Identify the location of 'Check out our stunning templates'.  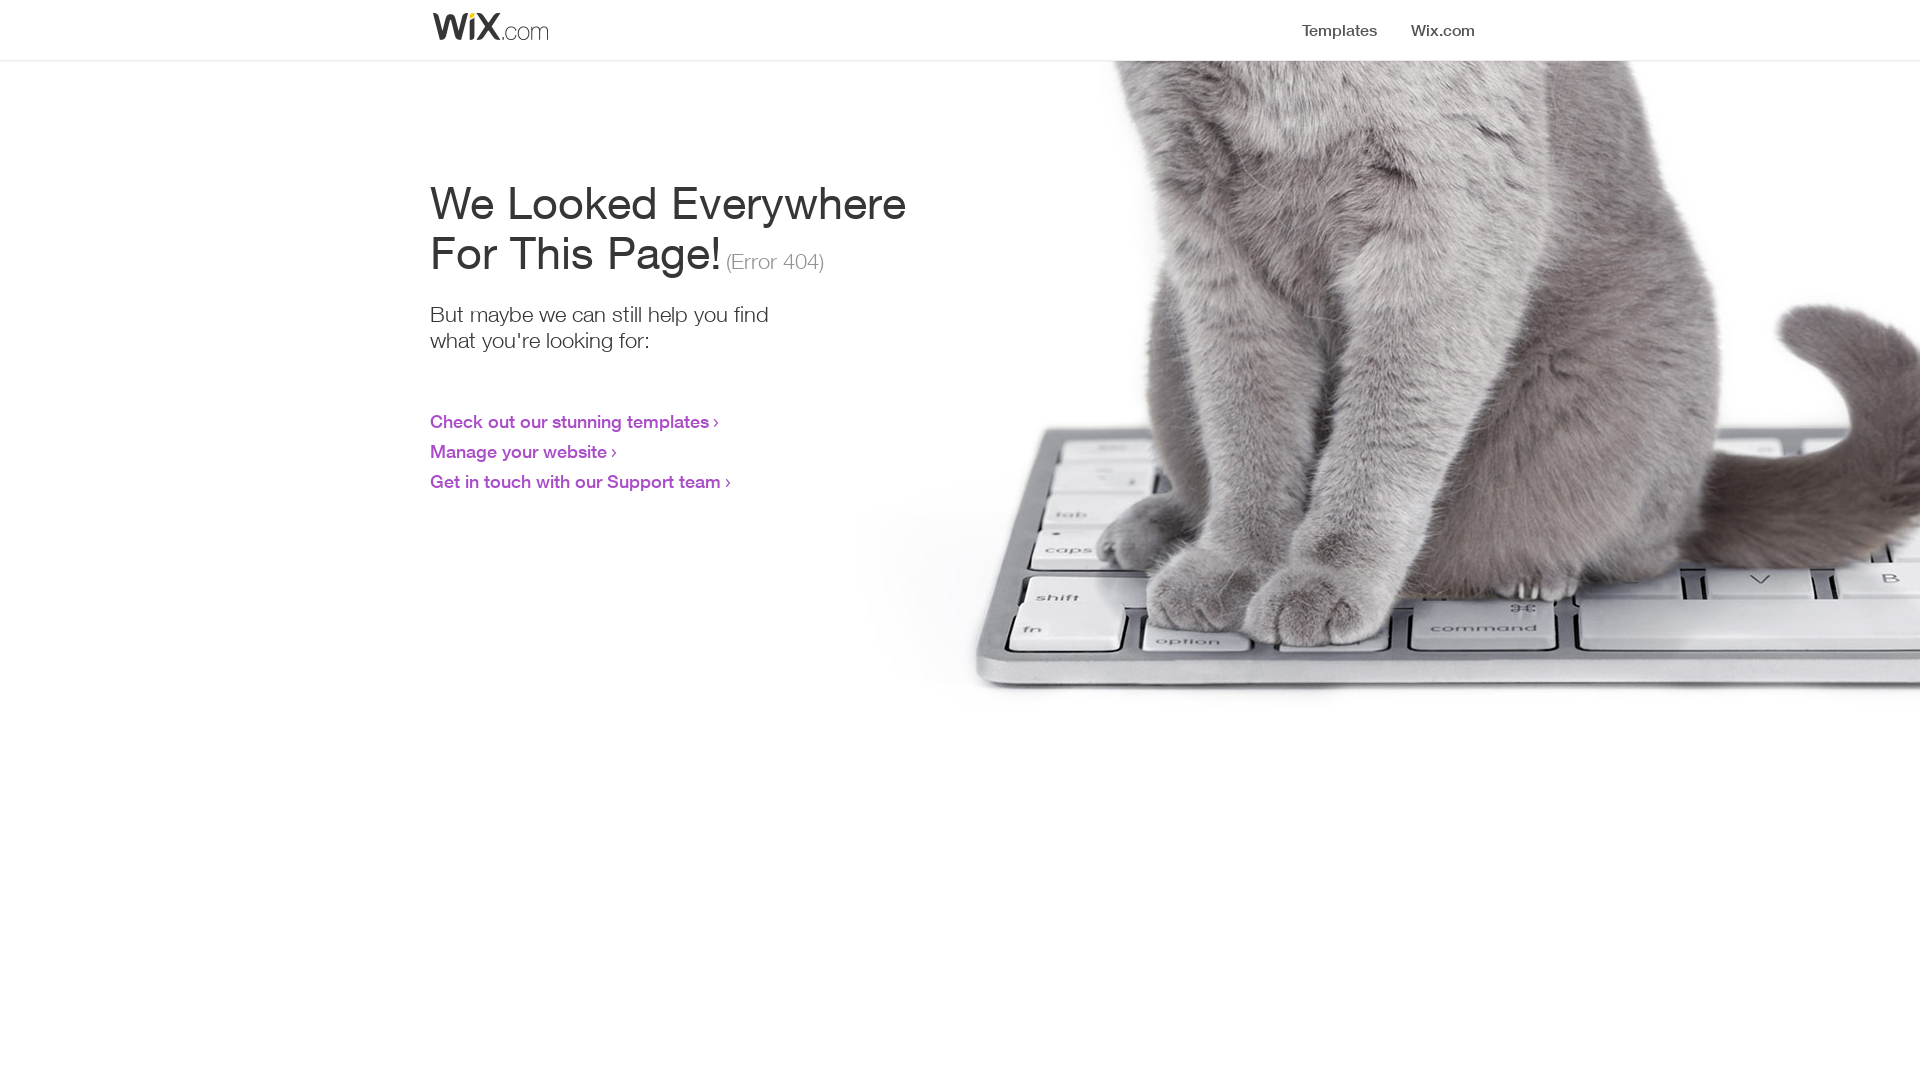
(568, 419).